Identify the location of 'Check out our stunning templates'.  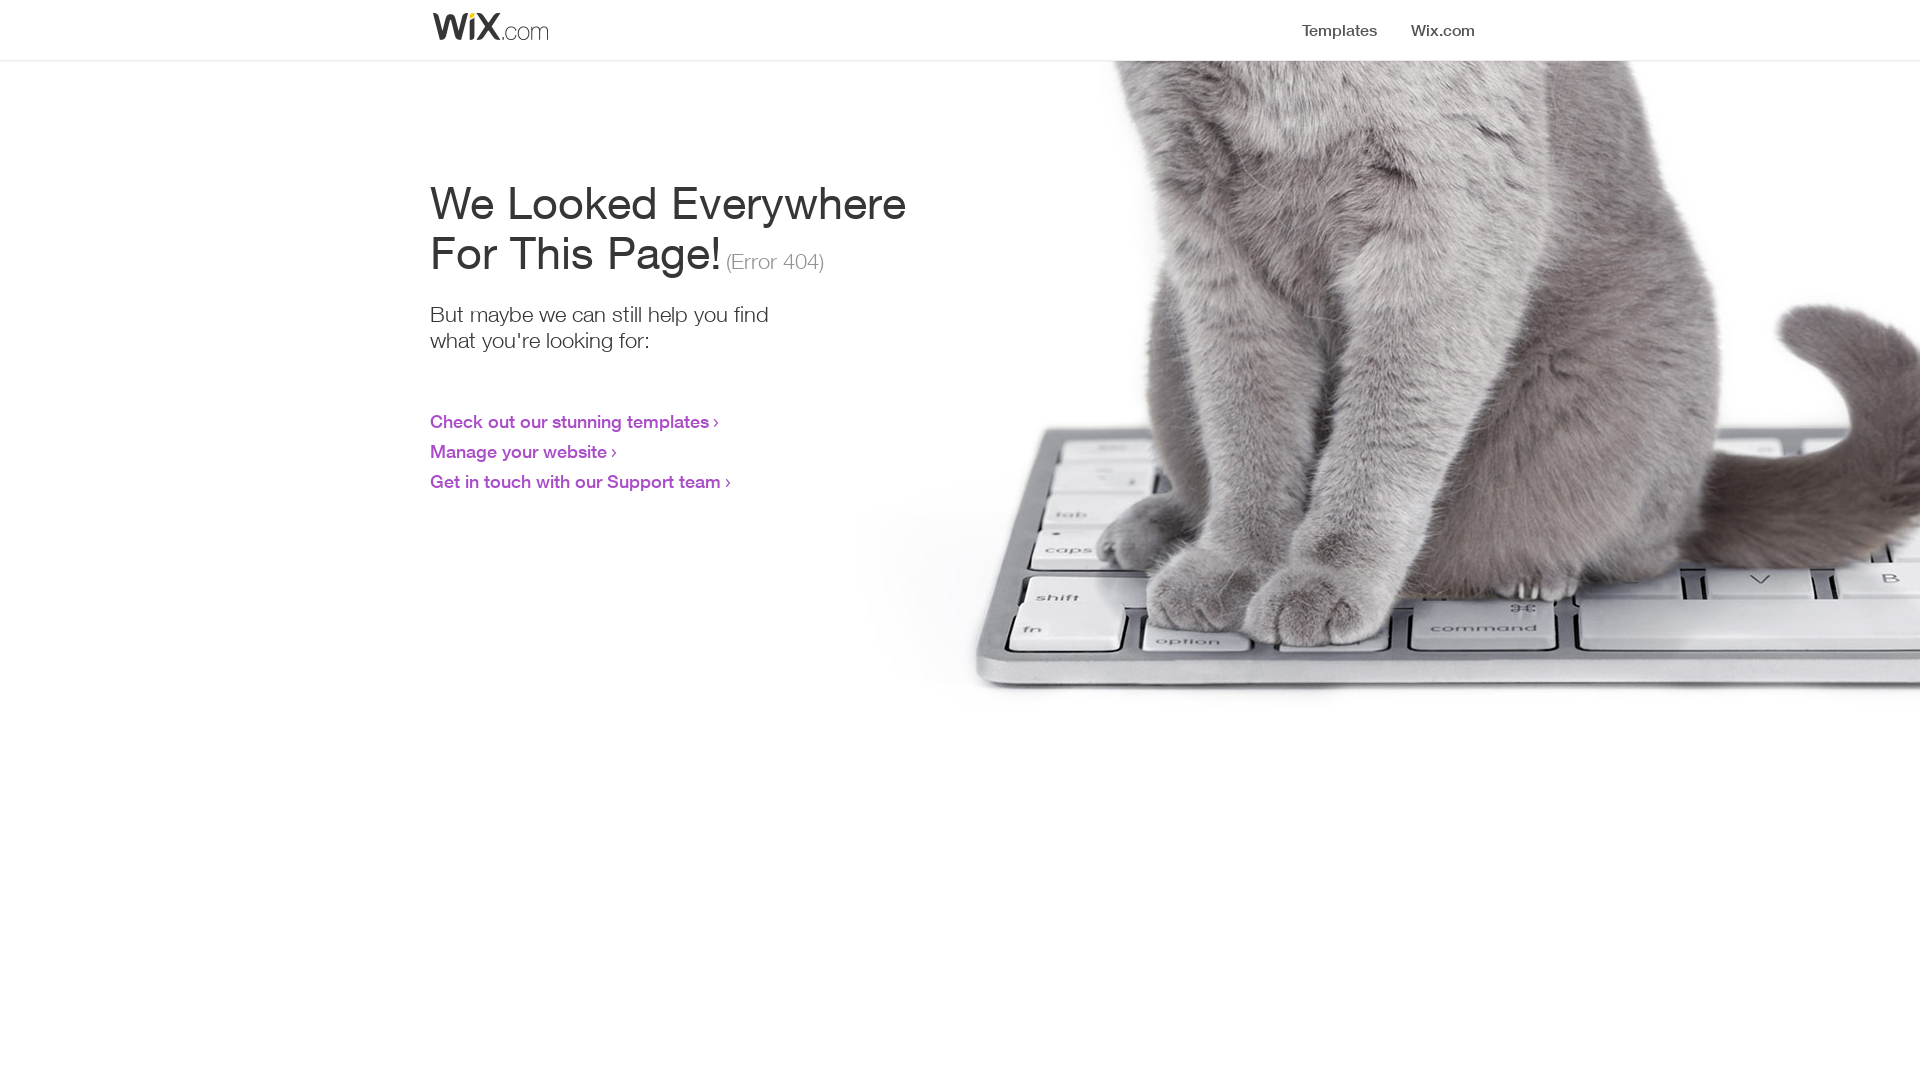
(568, 419).